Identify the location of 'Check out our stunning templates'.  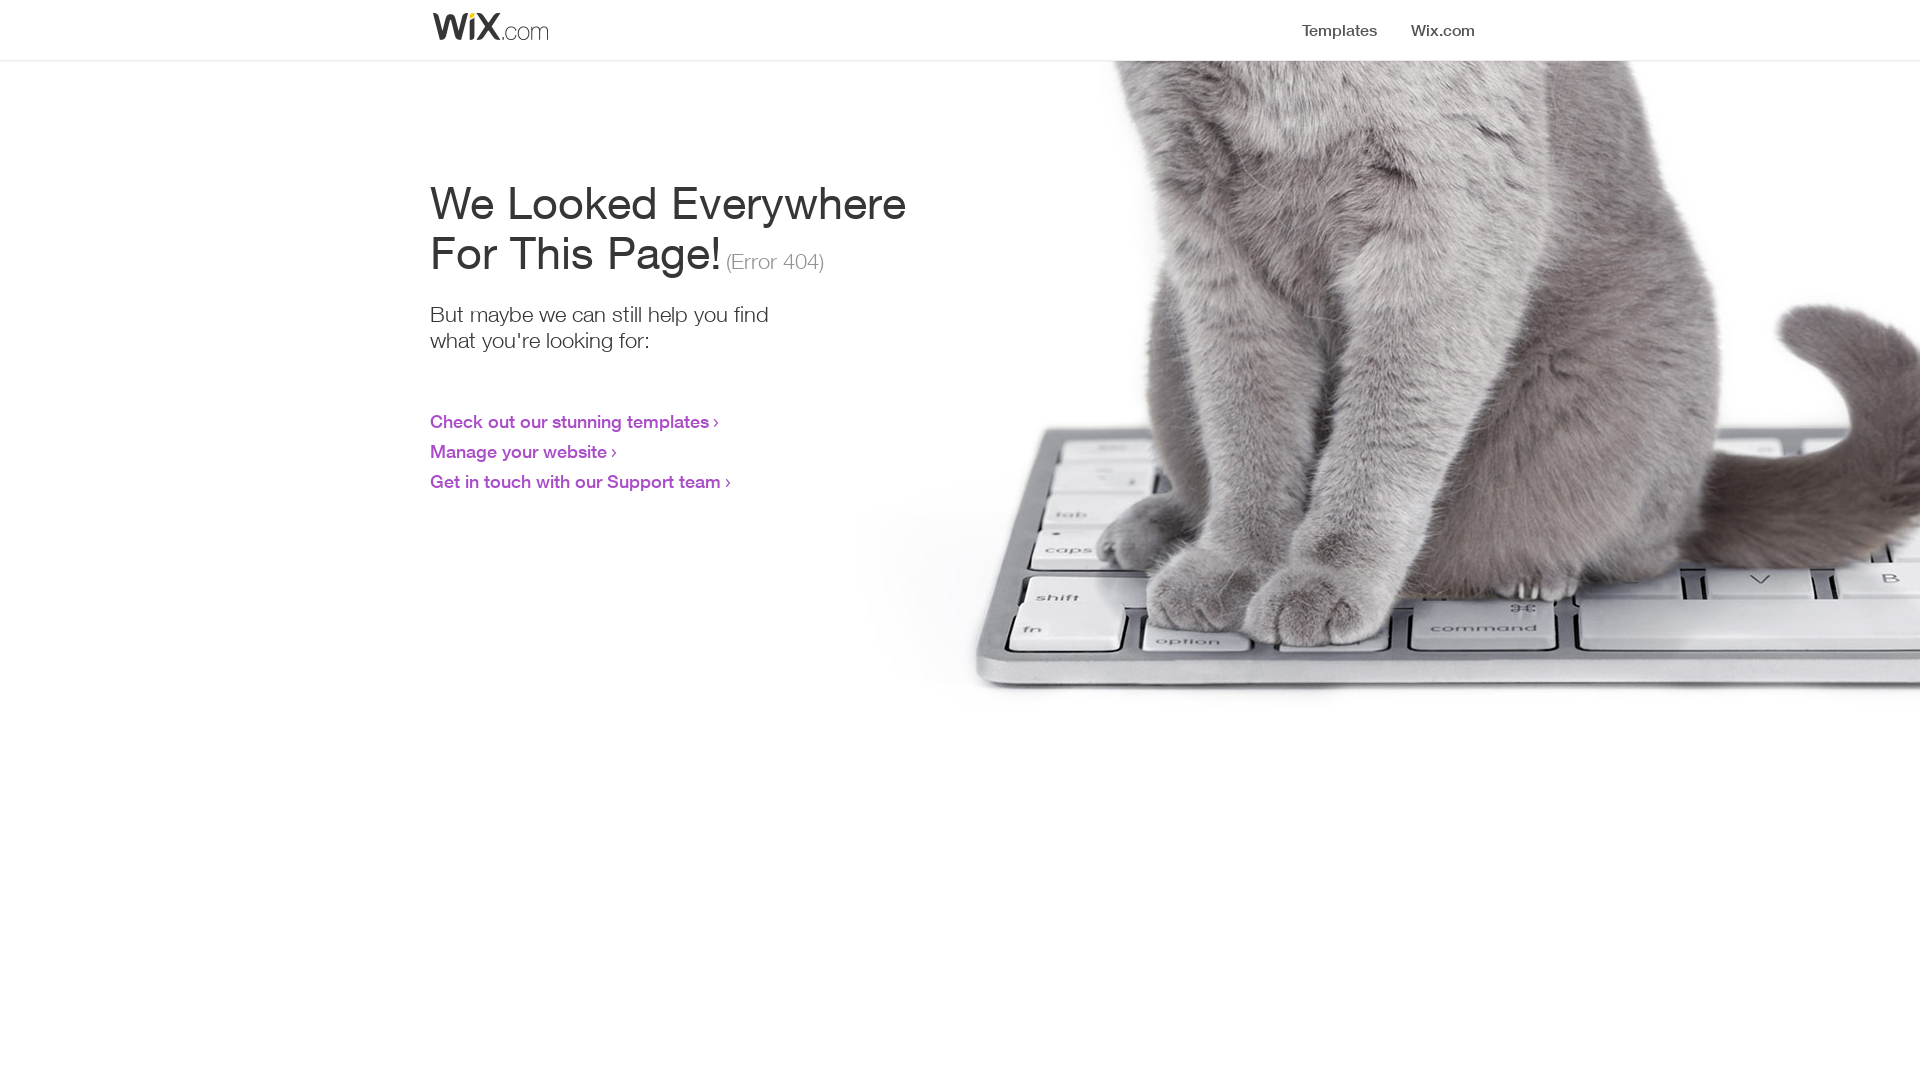
(568, 419).